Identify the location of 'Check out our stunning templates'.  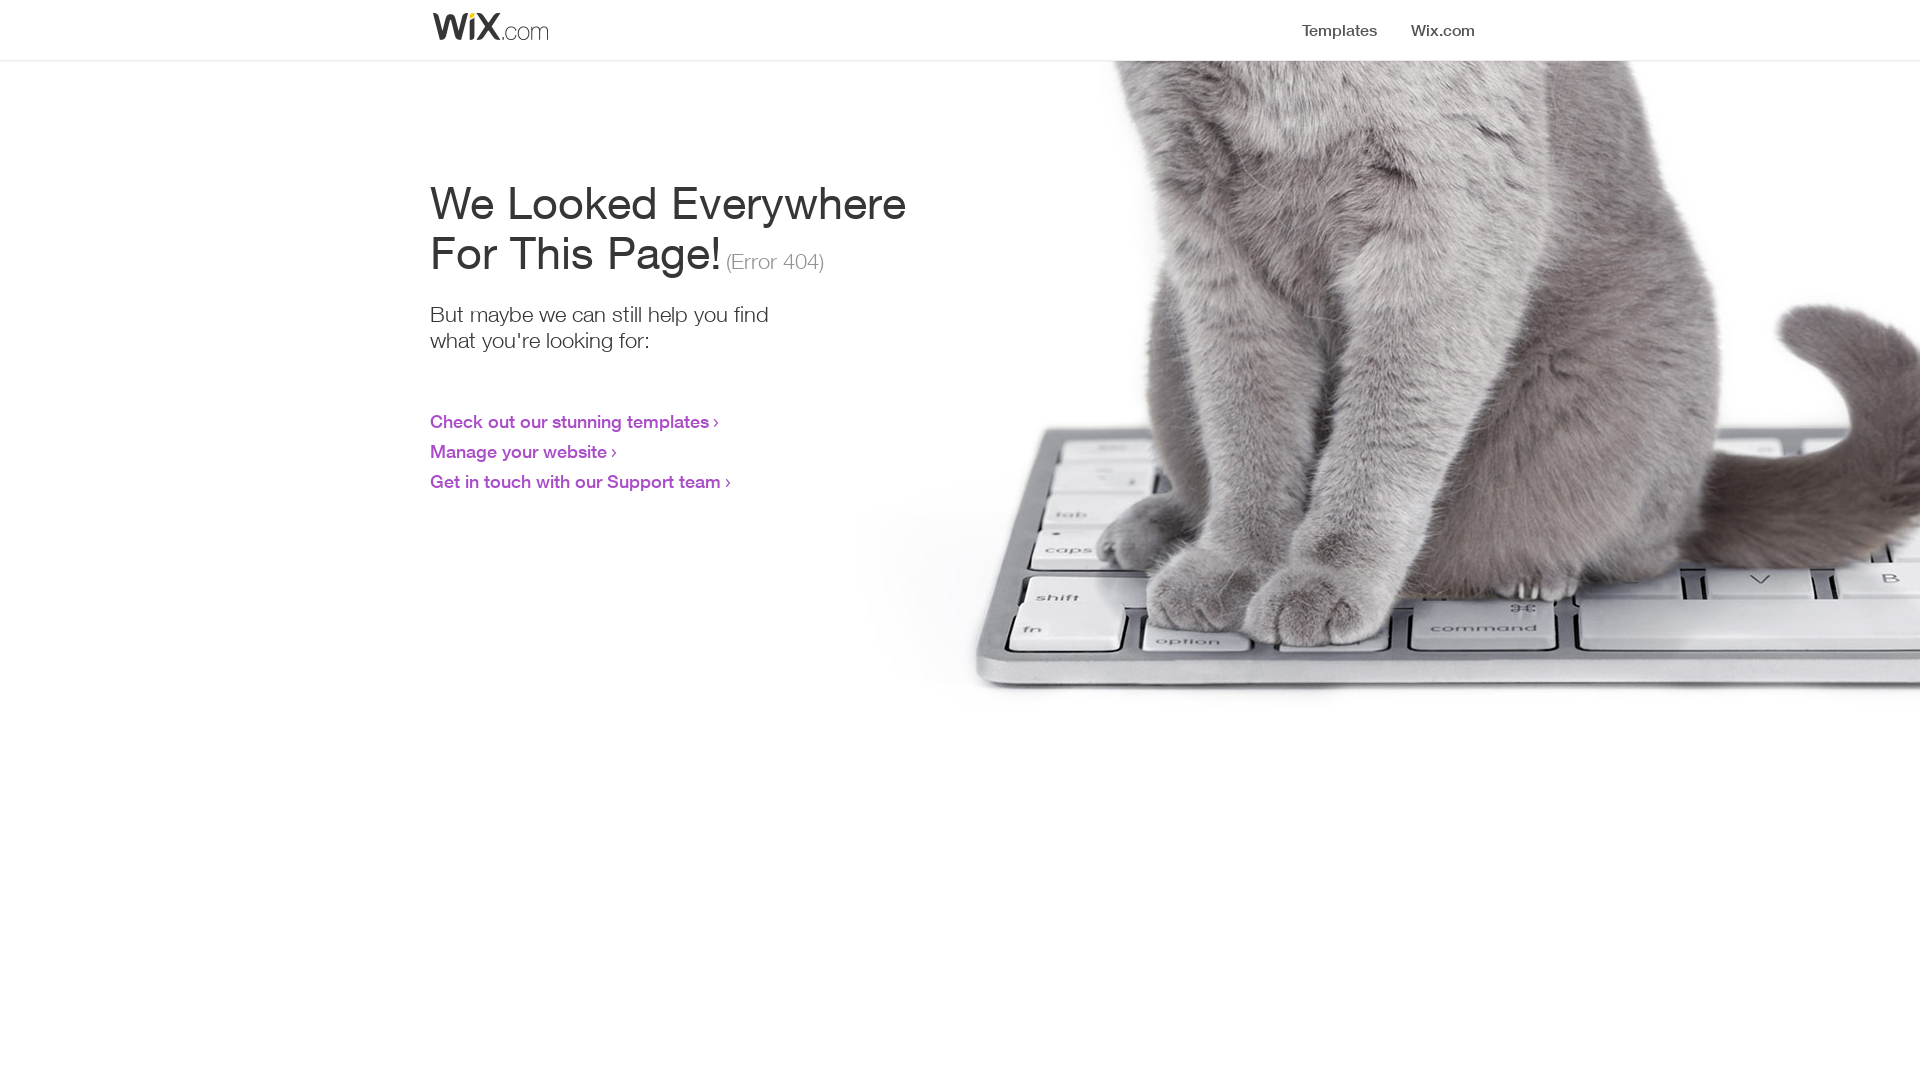
(568, 419).